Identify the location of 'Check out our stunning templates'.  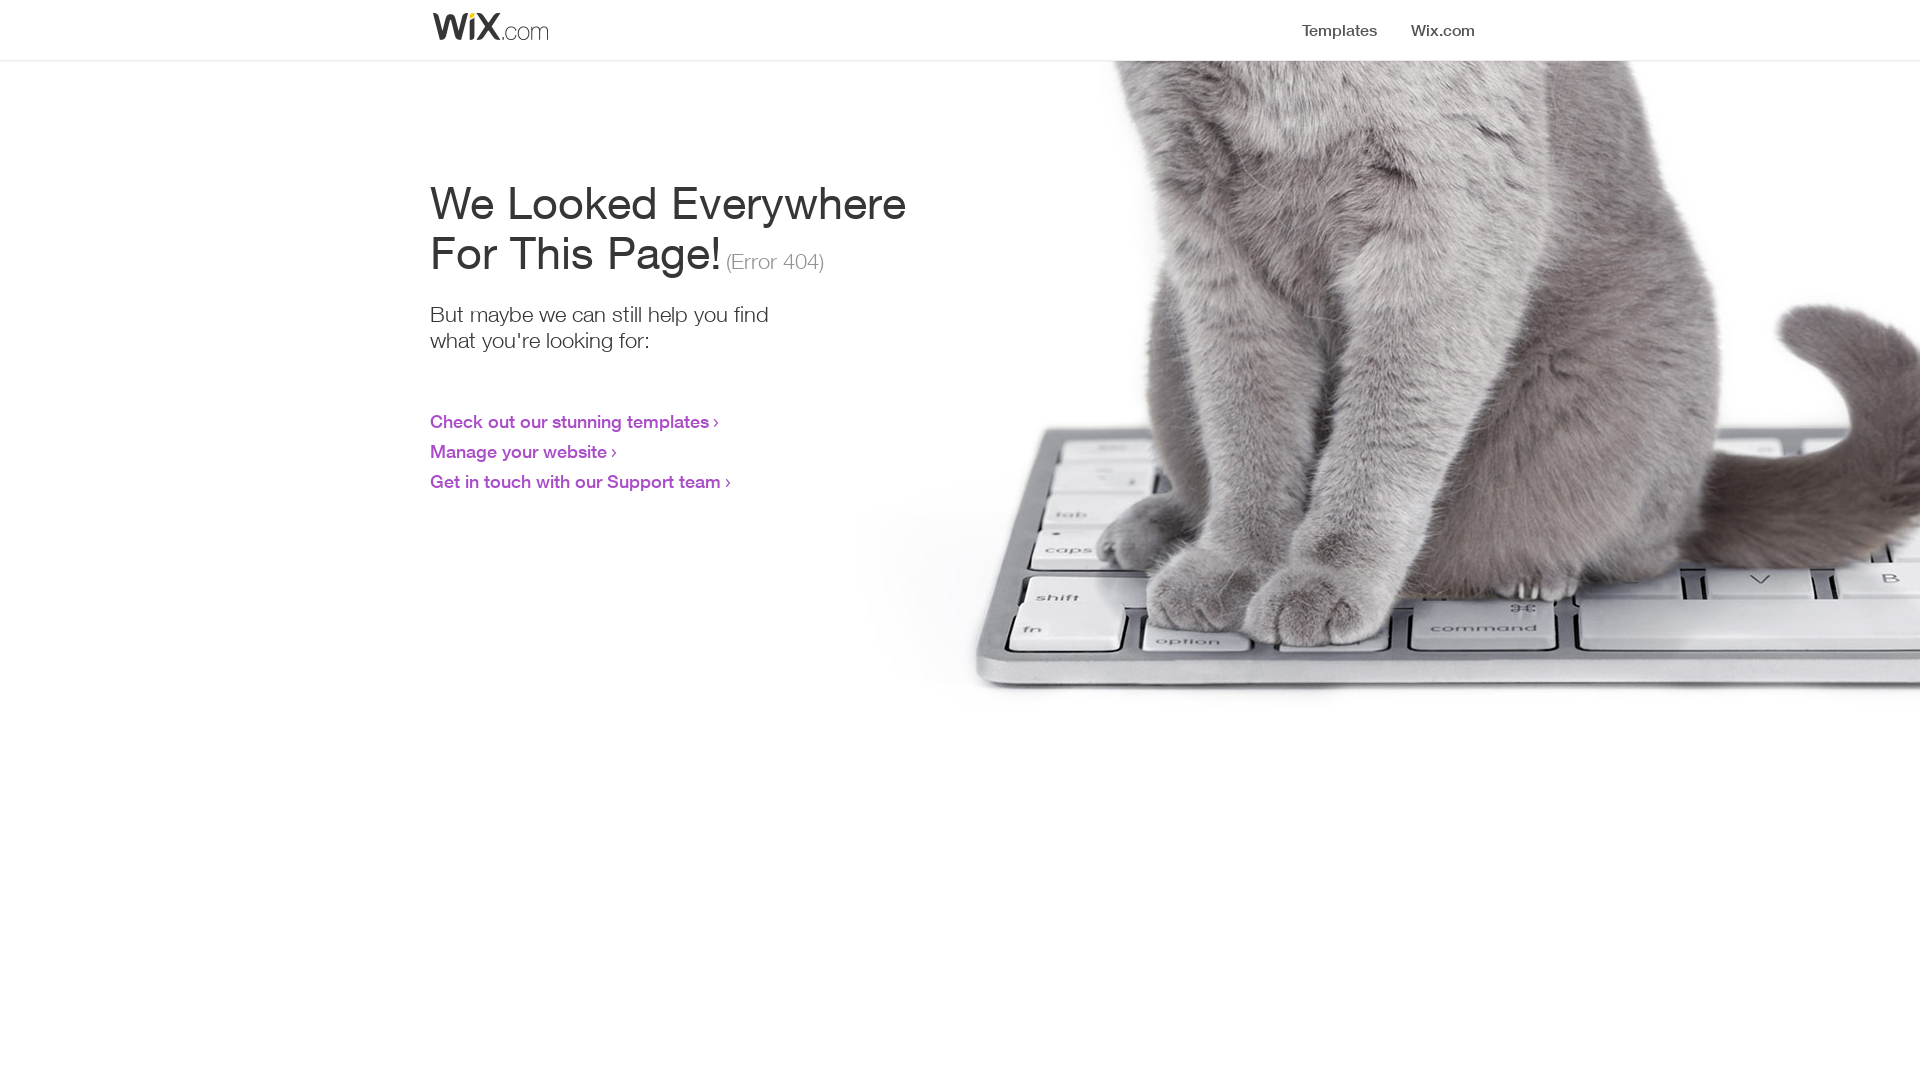
(568, 419).